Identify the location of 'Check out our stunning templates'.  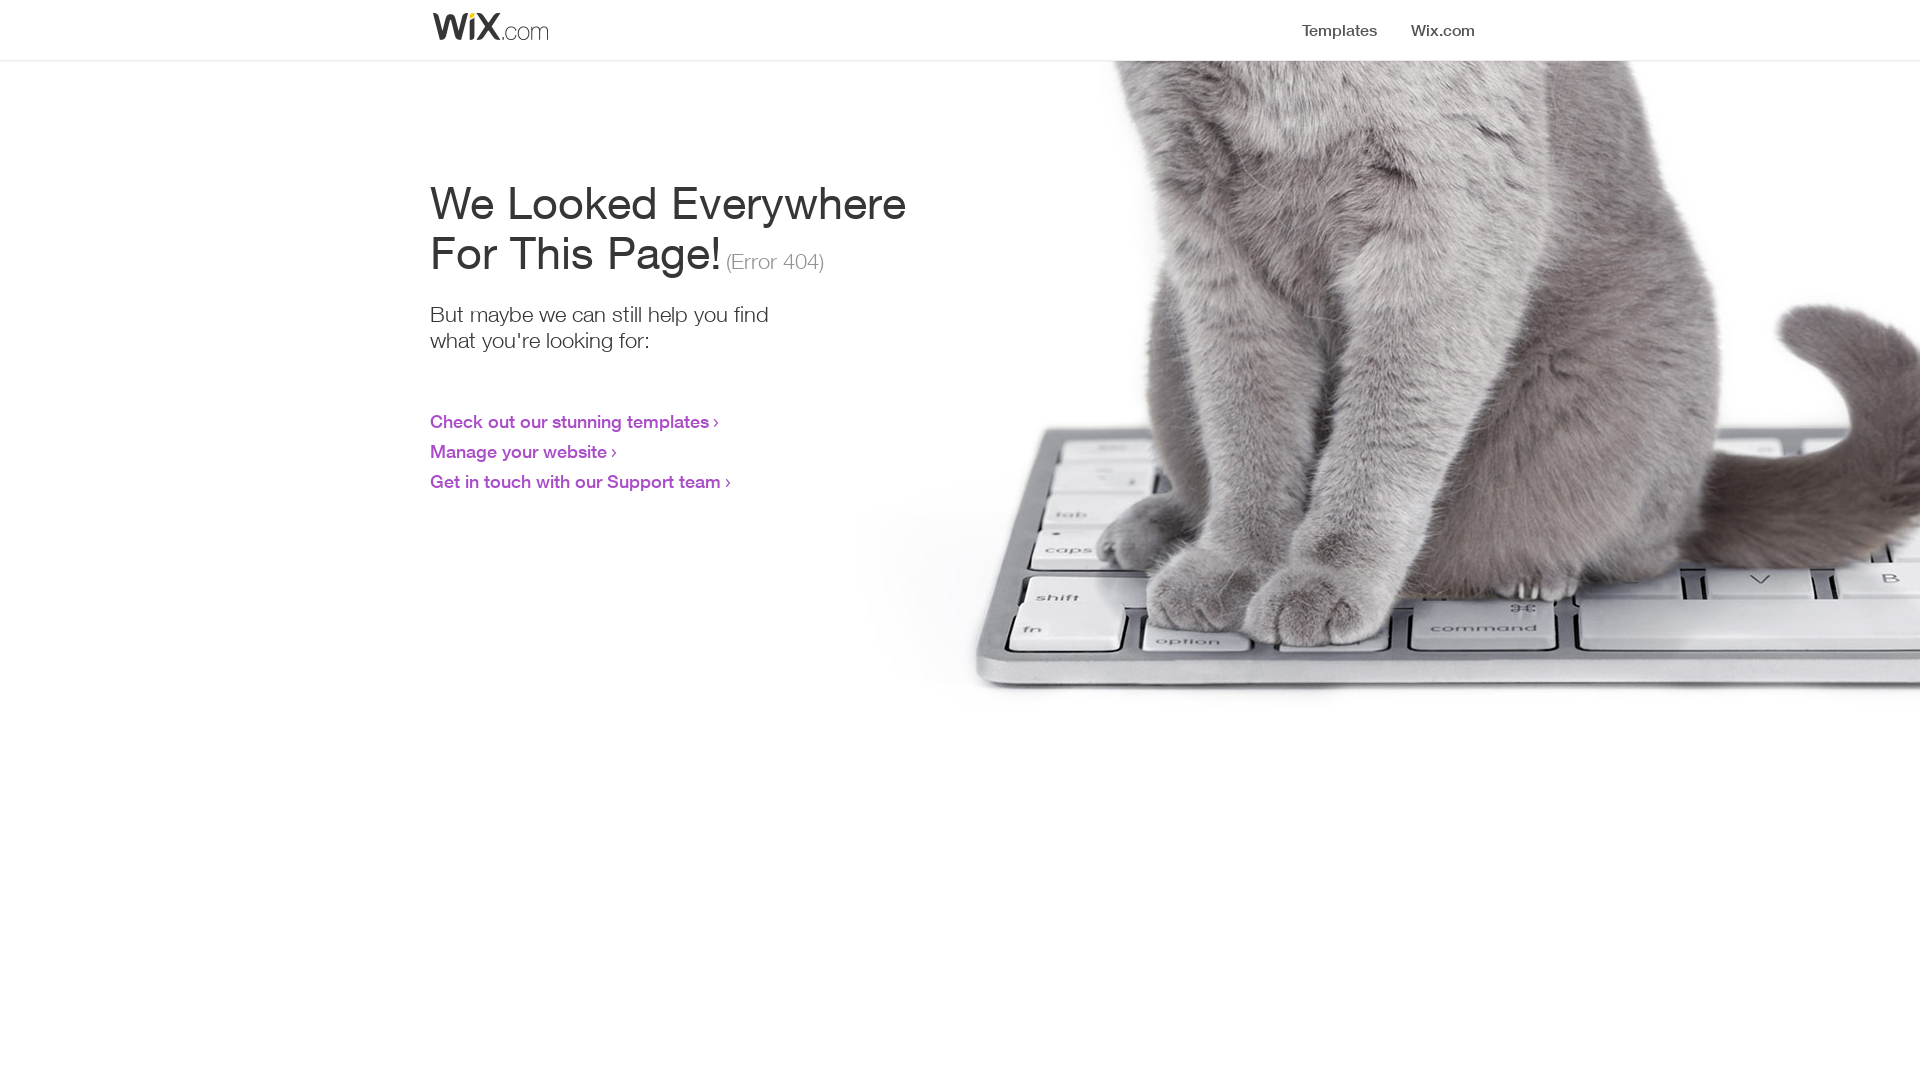
(568, 419).